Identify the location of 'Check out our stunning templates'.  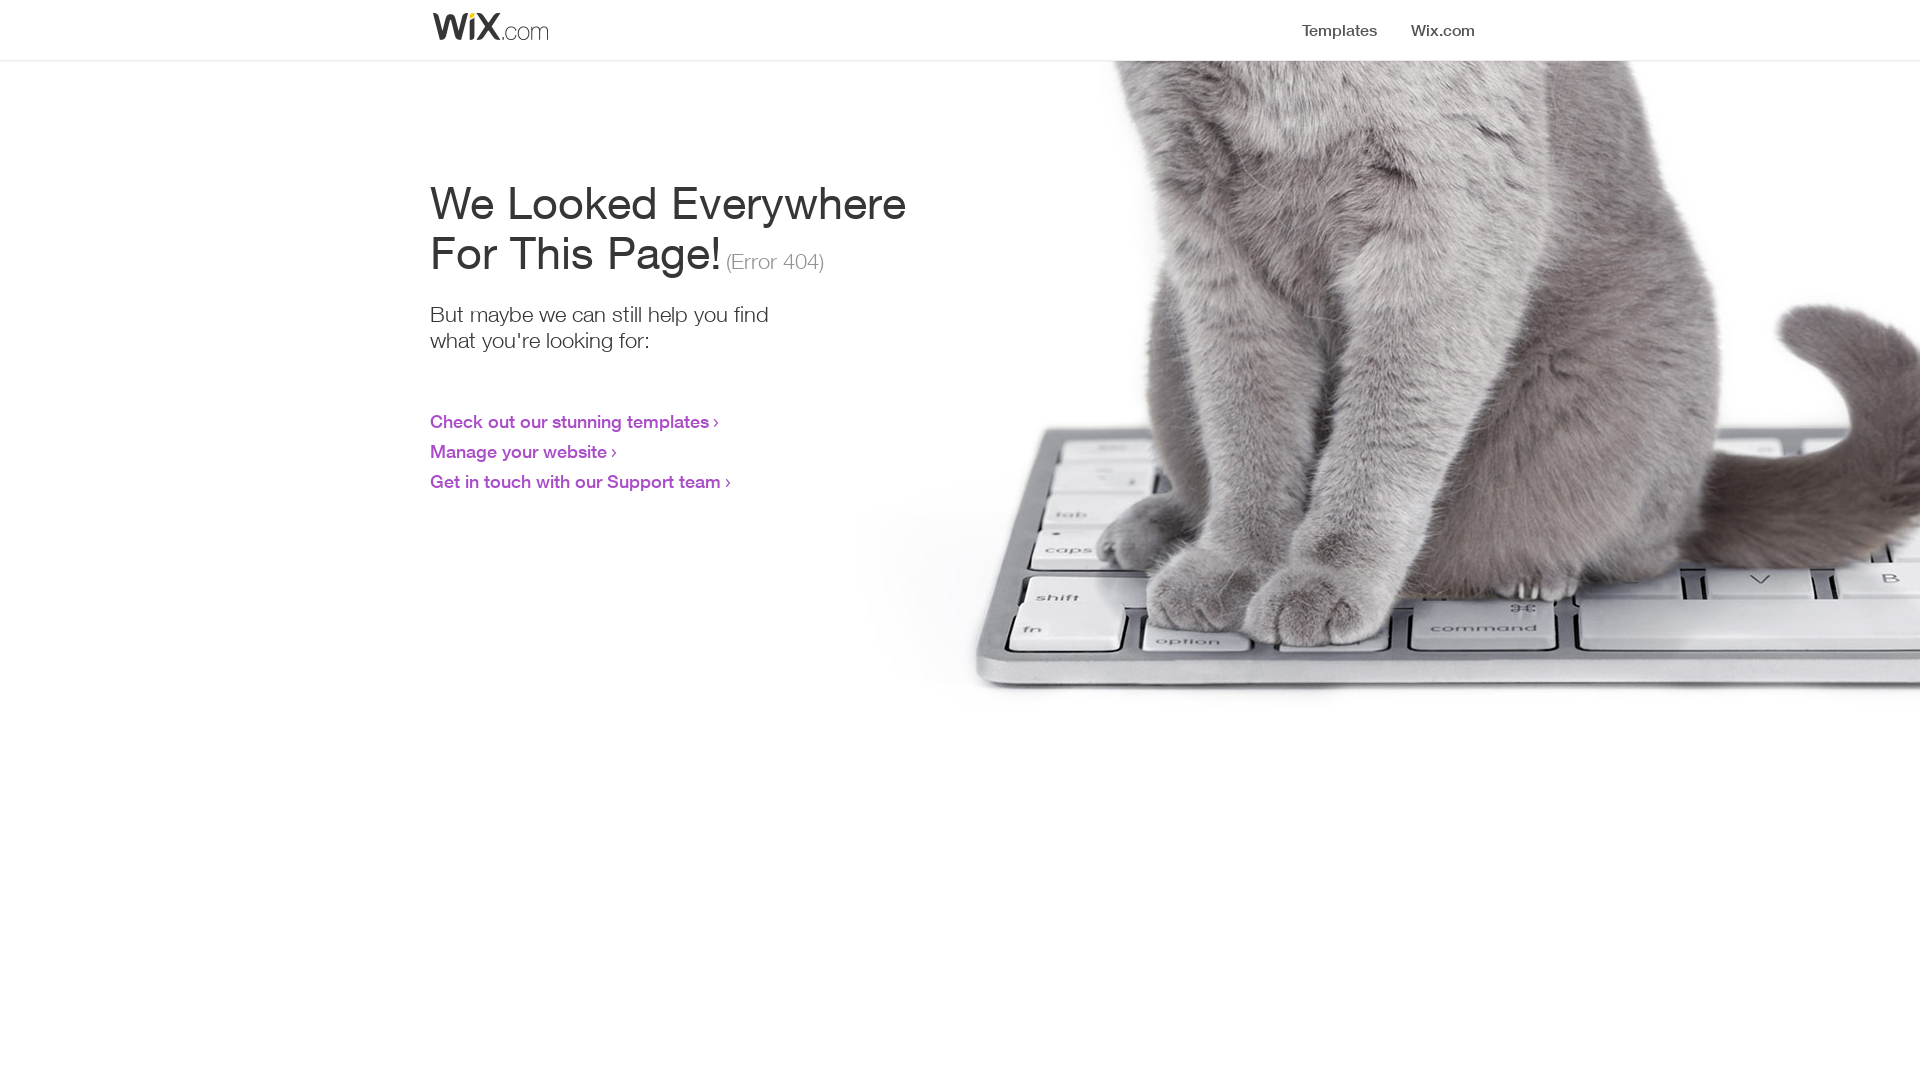
(568, 419).